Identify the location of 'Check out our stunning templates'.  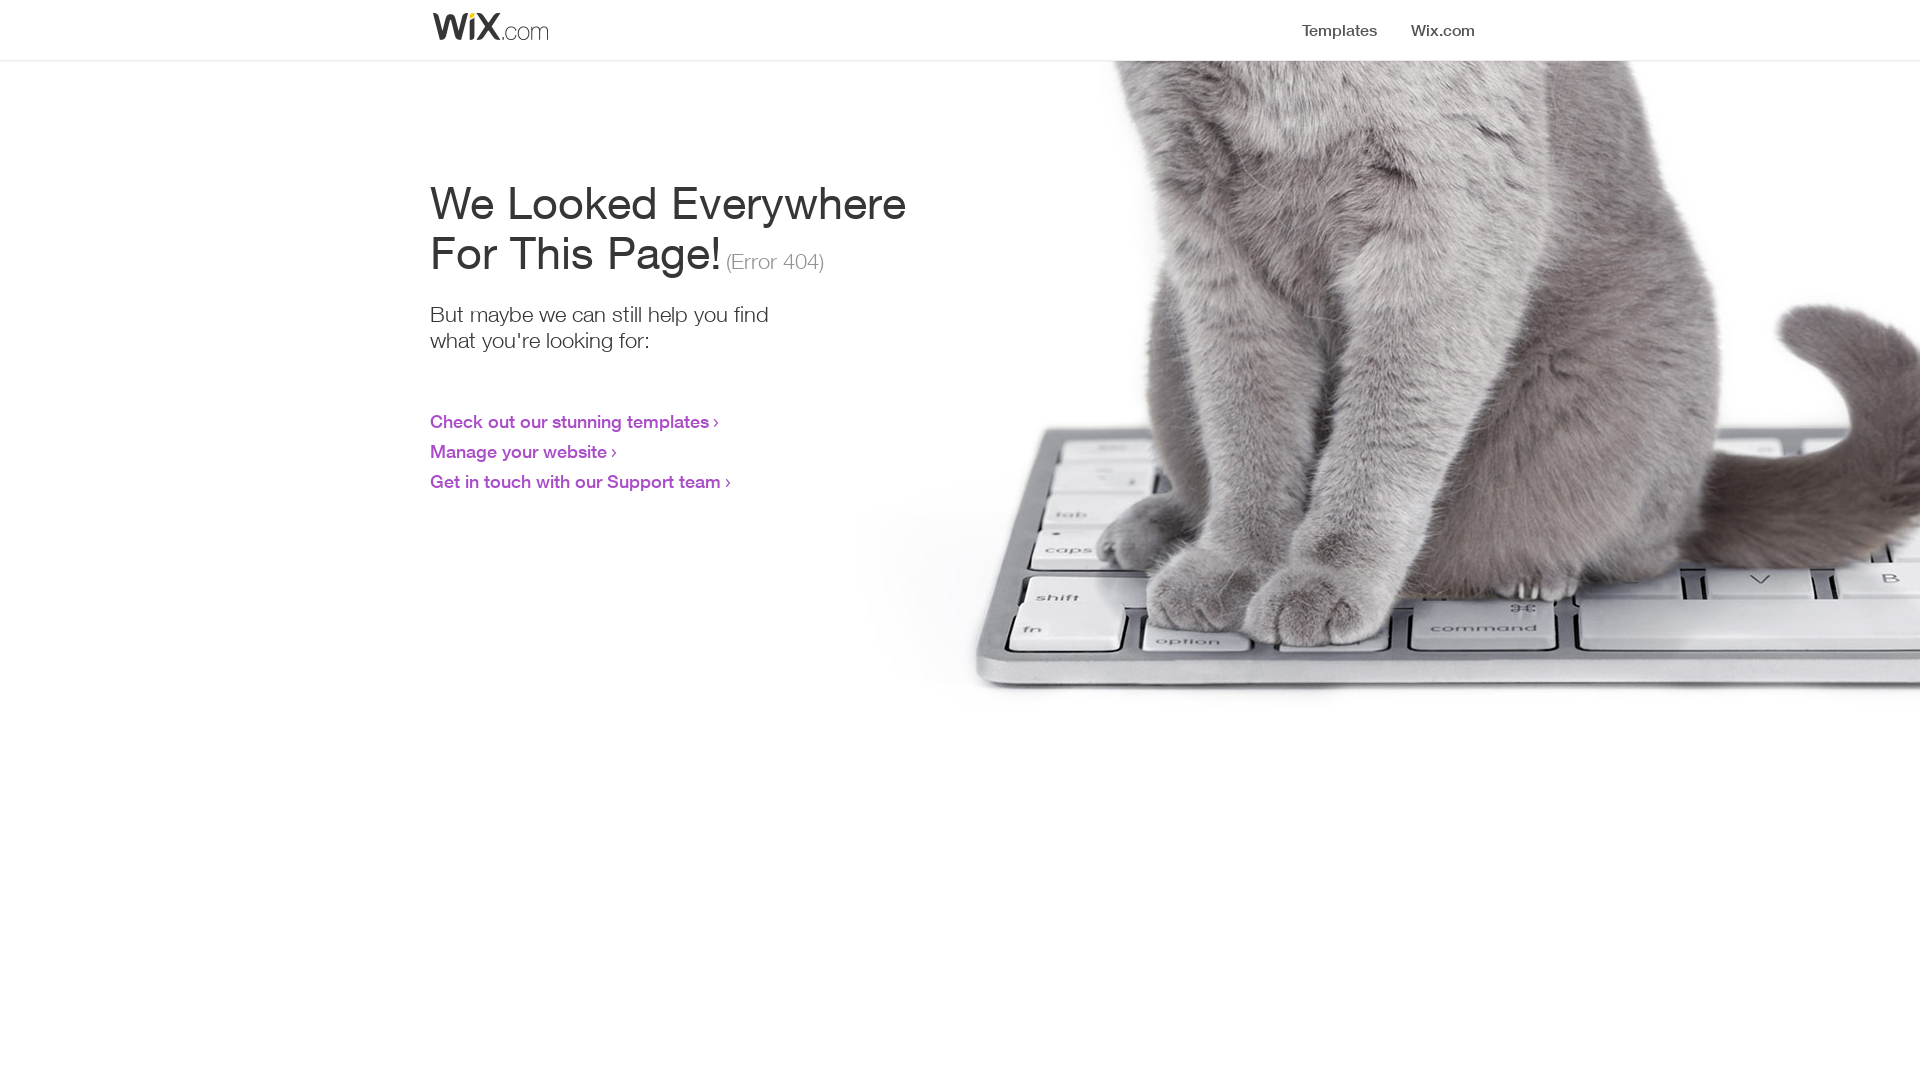
(568, 419).